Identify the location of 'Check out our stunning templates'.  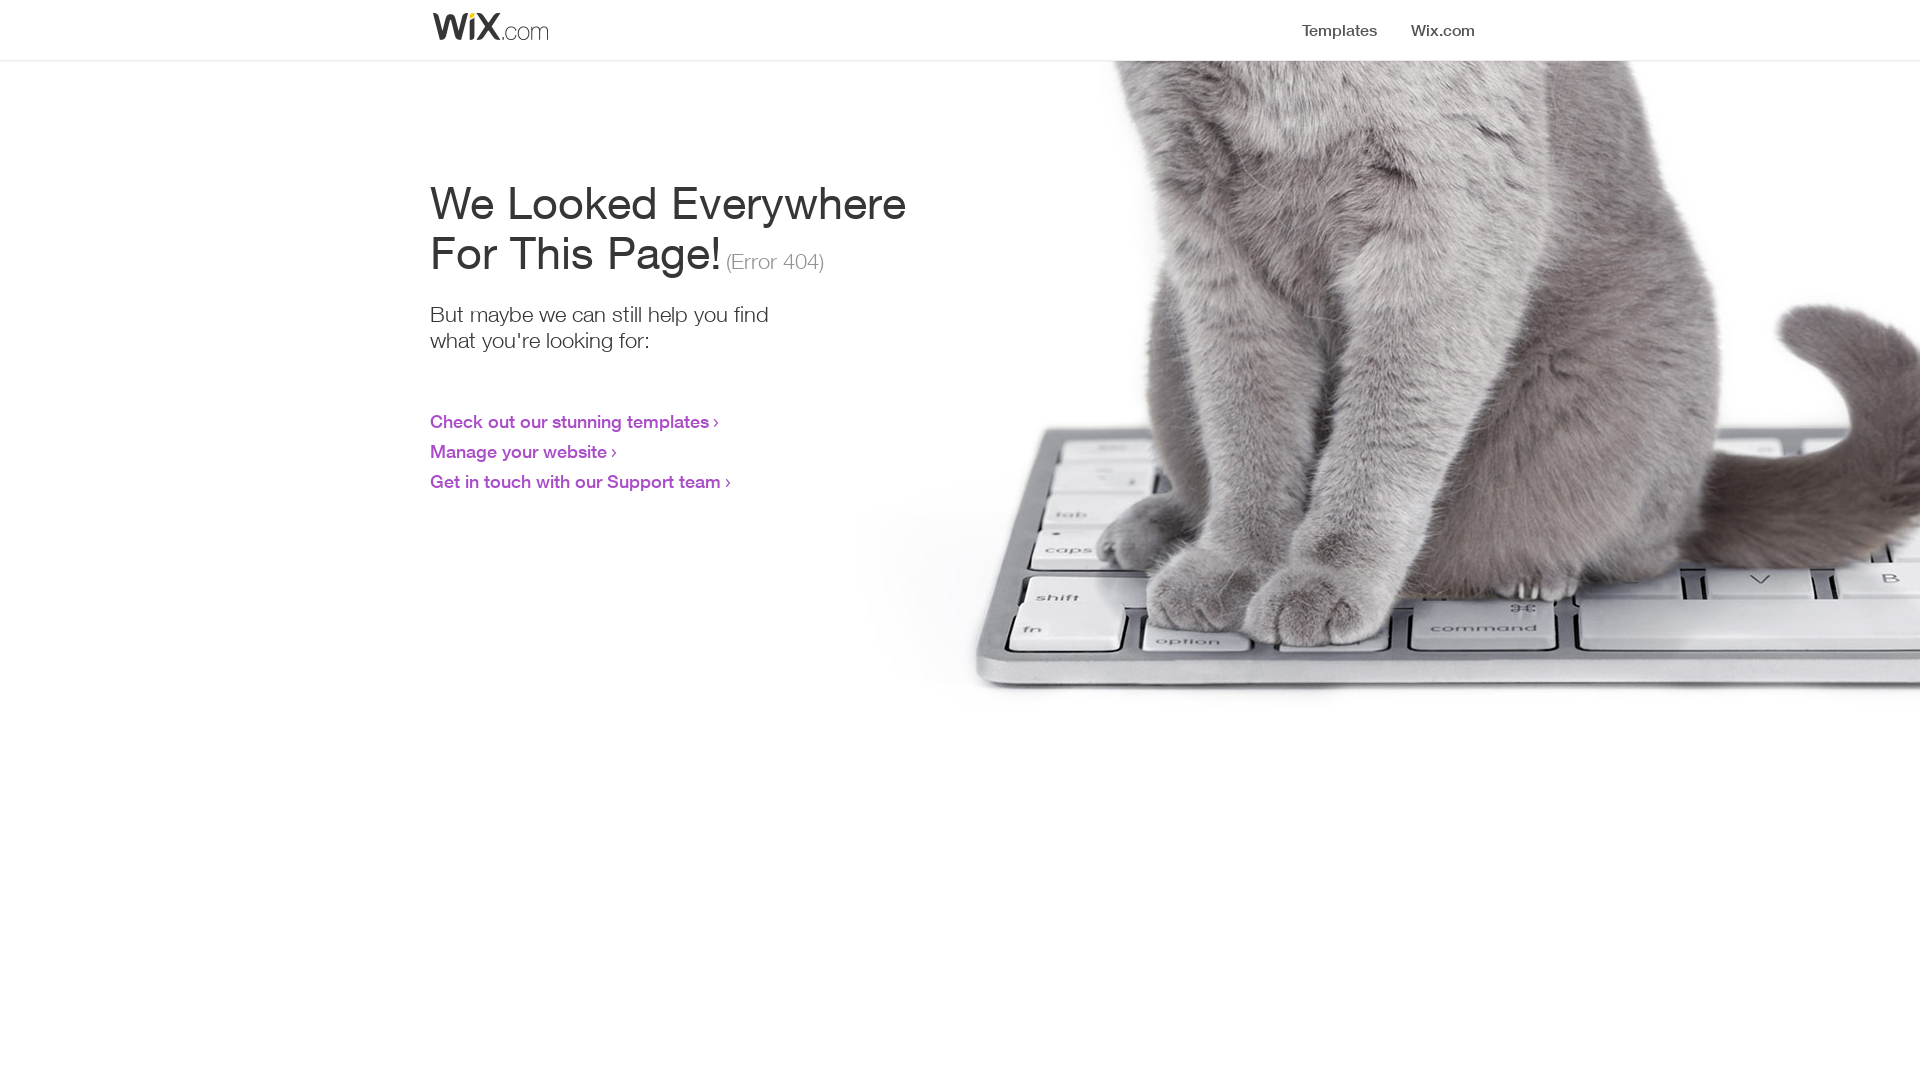
(568, 419).